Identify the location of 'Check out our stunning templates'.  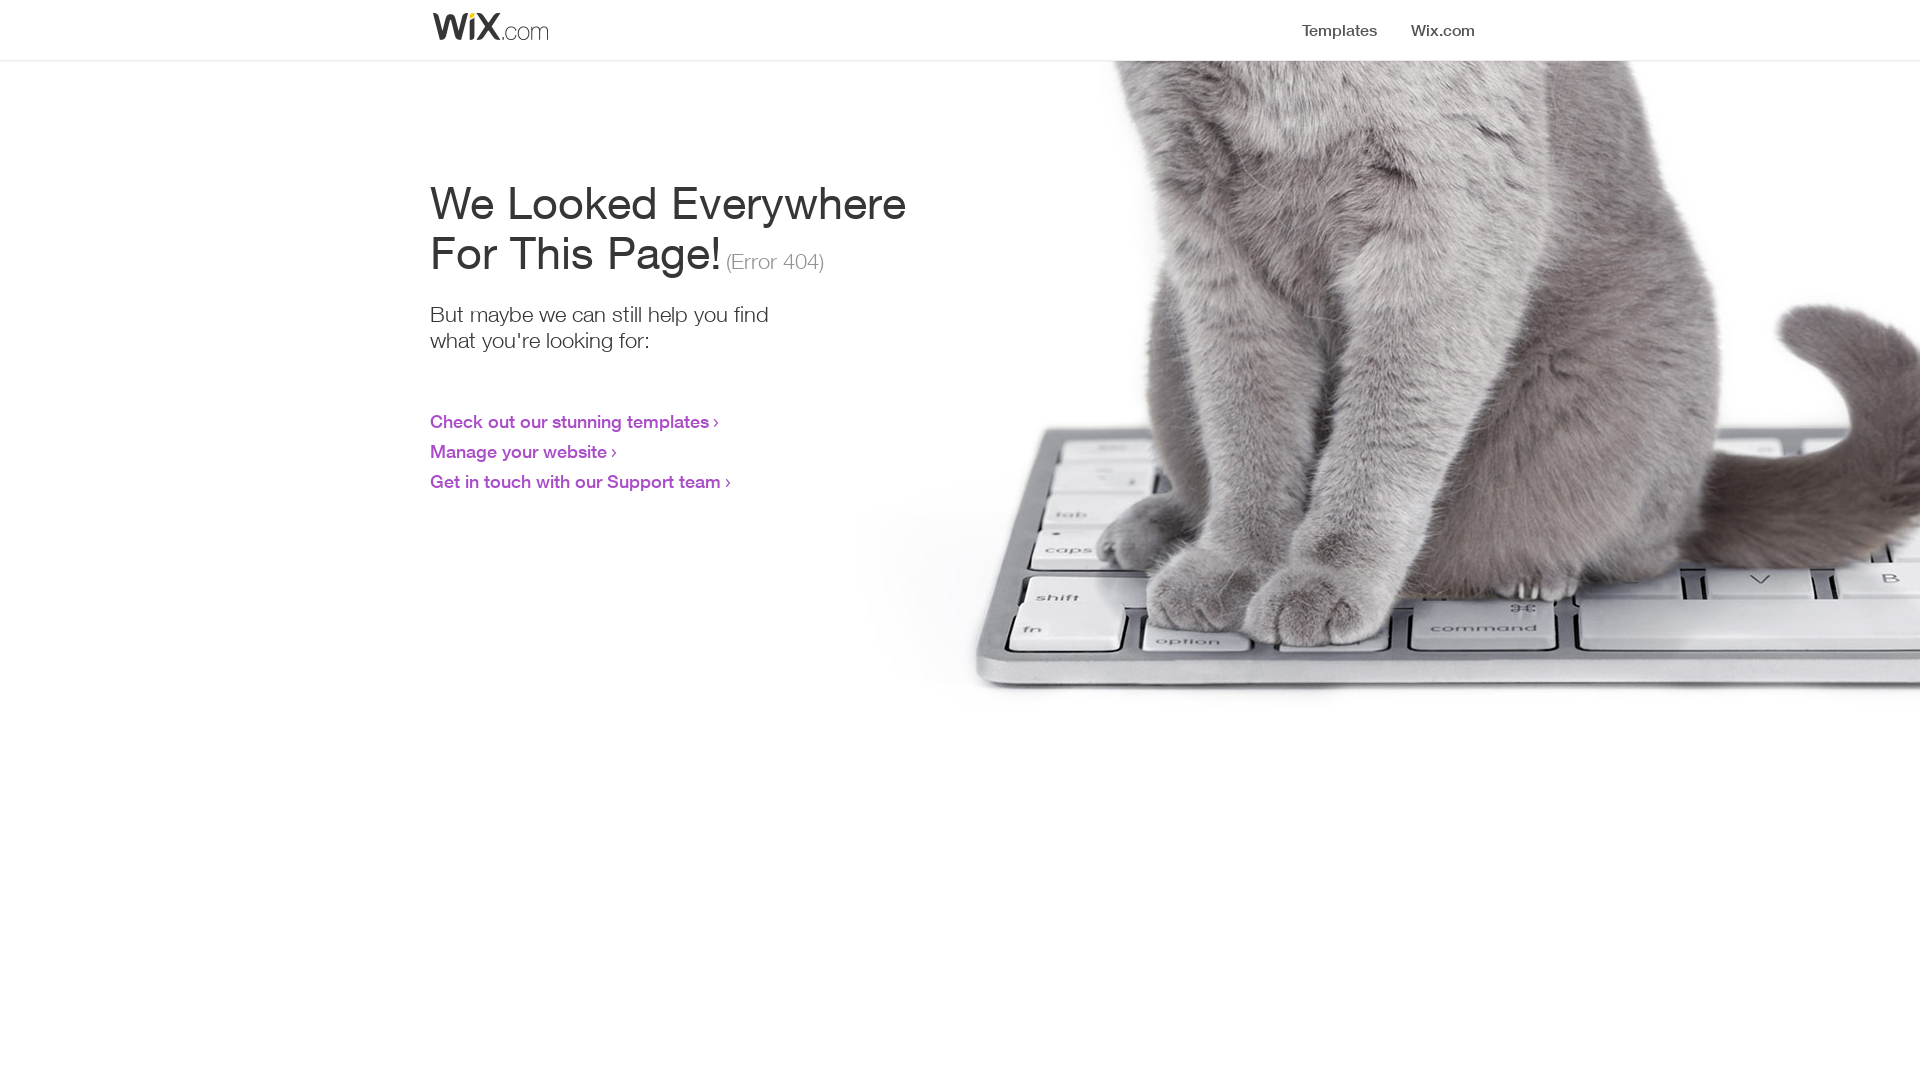
(568, 419).